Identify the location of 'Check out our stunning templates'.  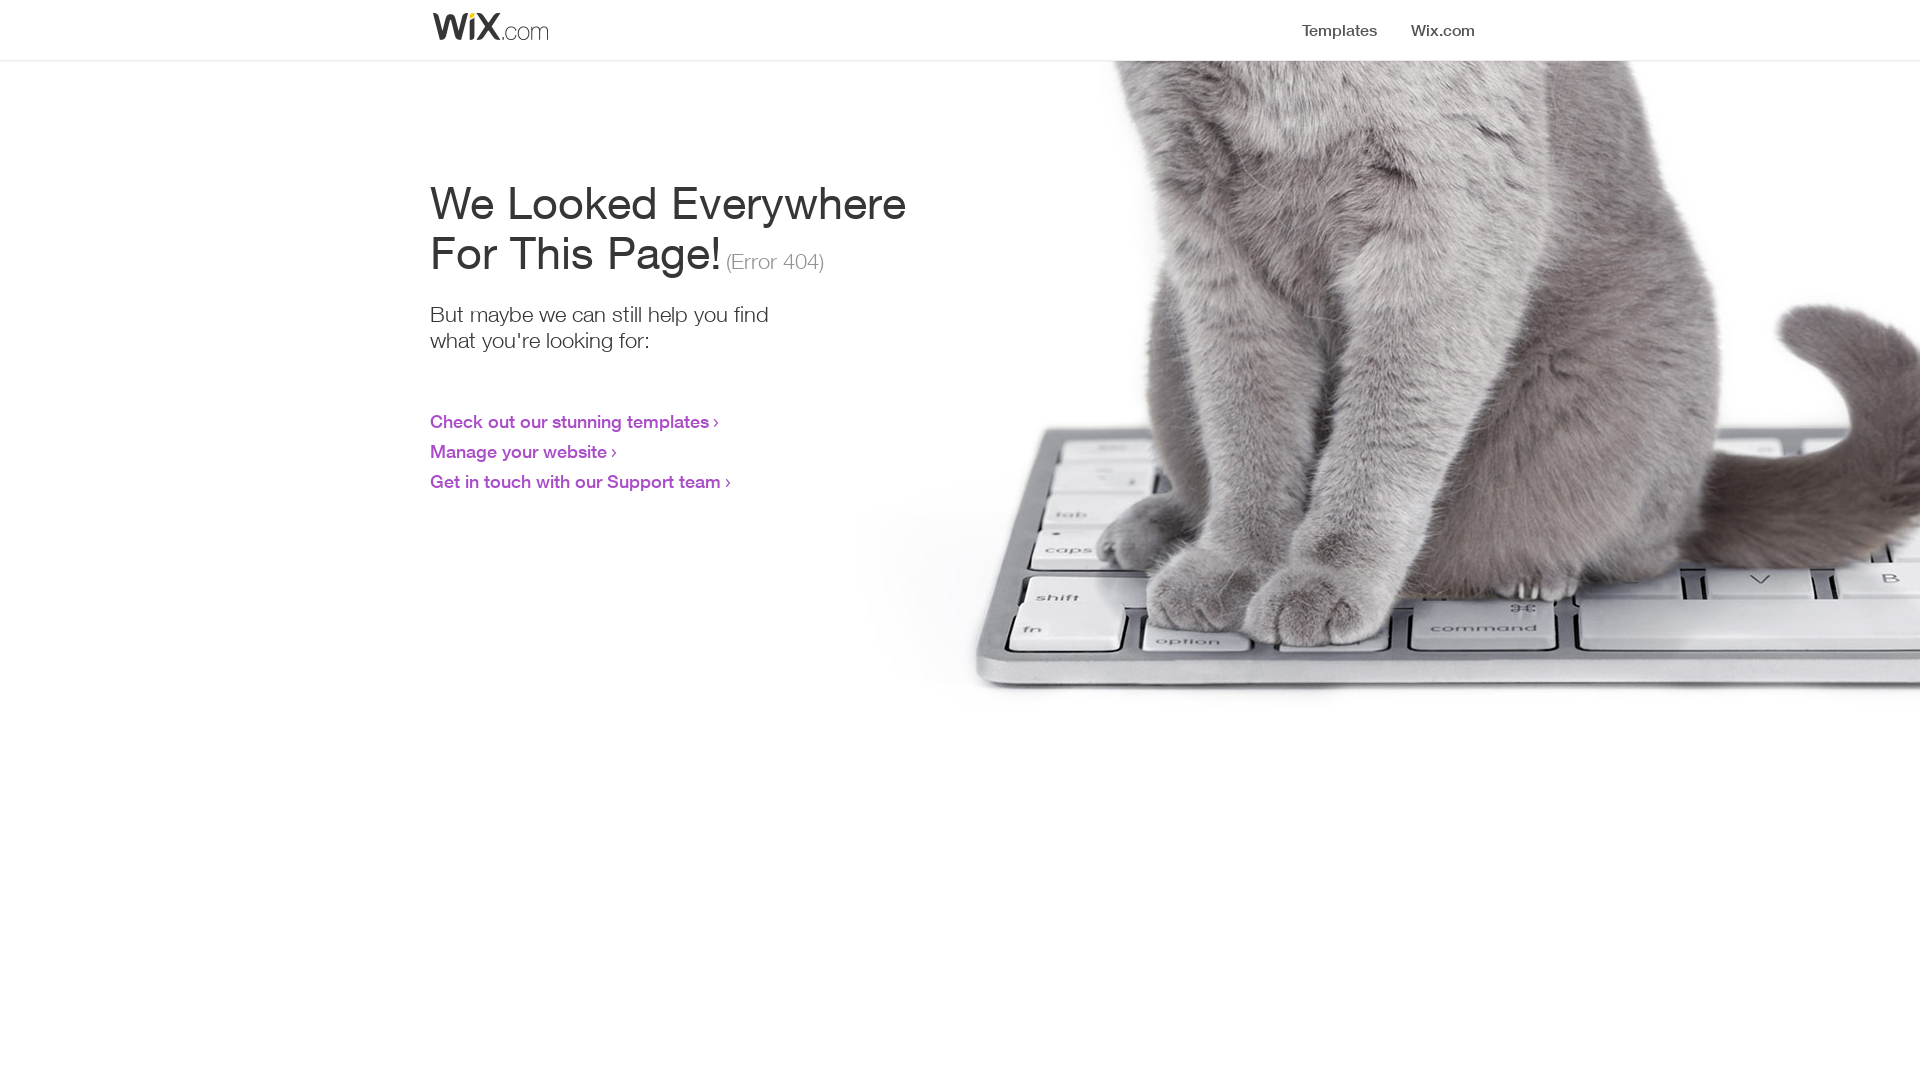
(568, 419).